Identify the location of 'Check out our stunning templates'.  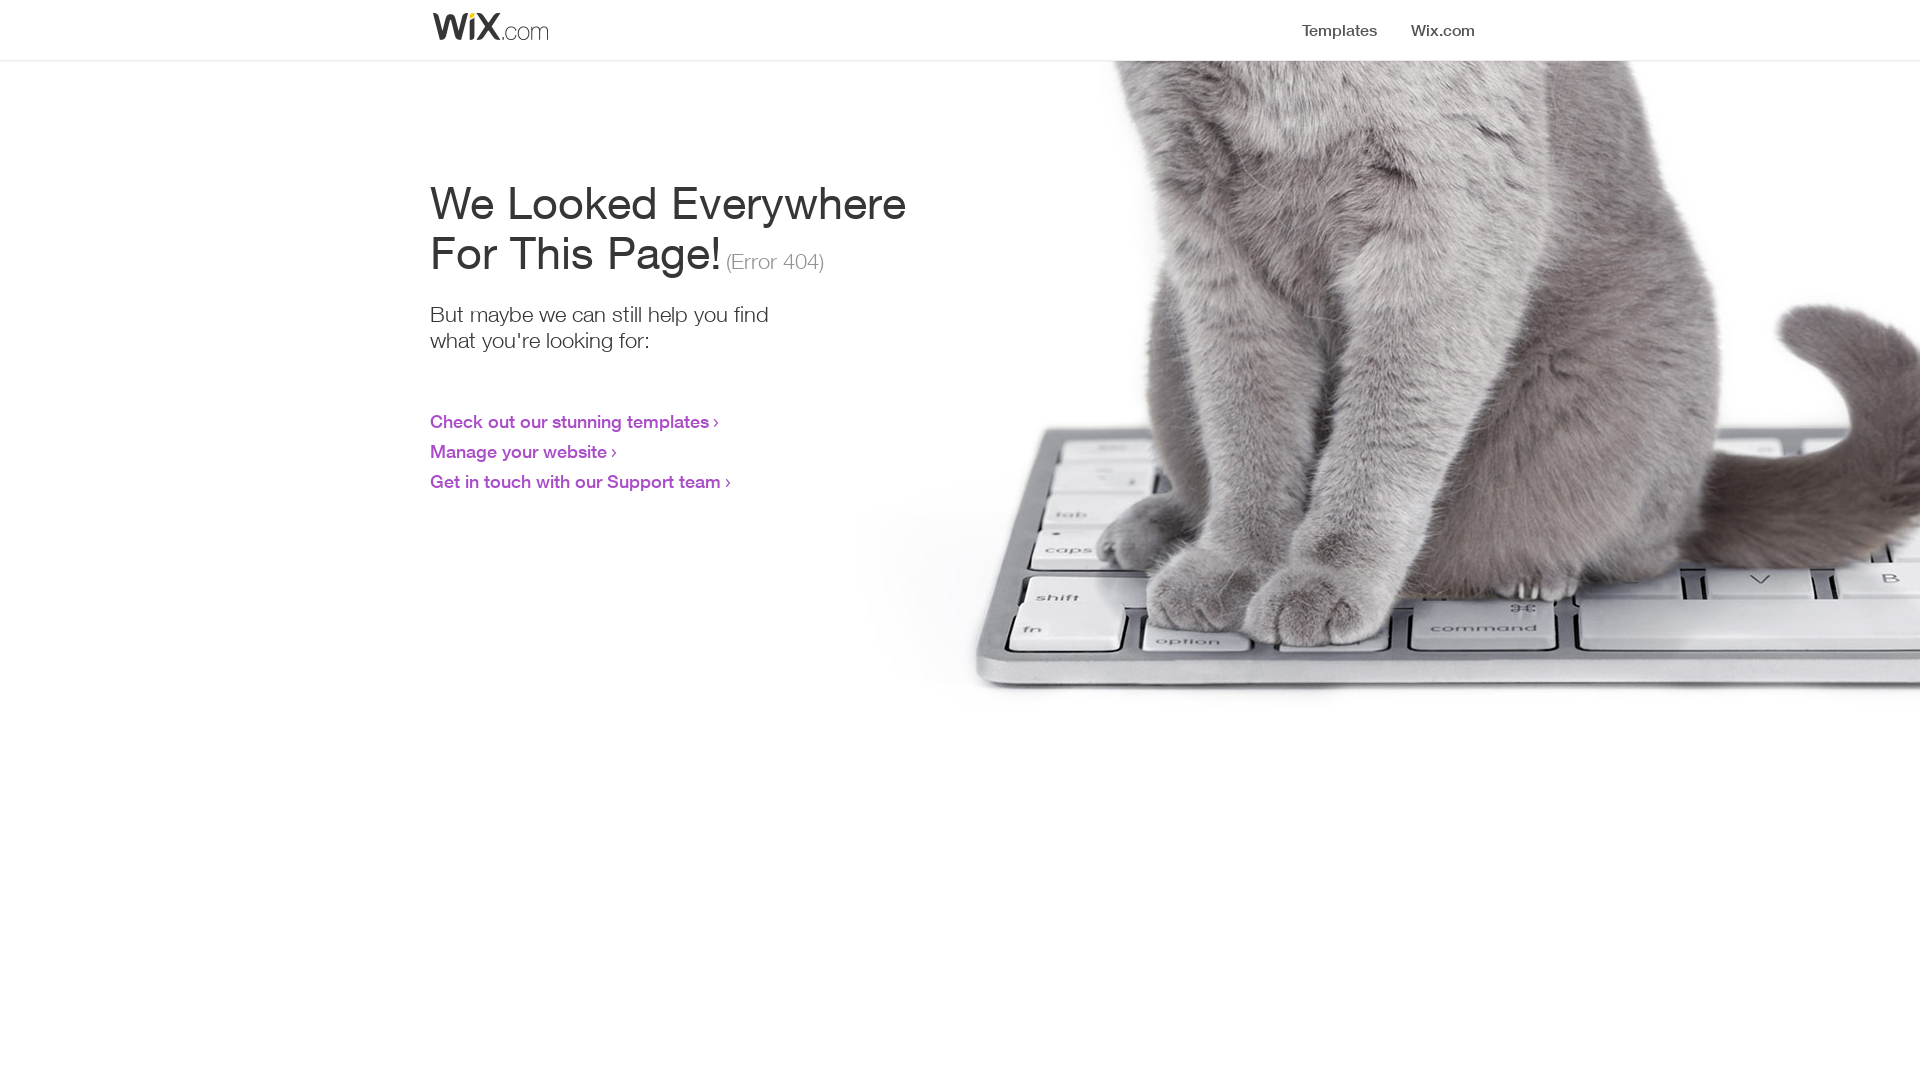
(568, 419).